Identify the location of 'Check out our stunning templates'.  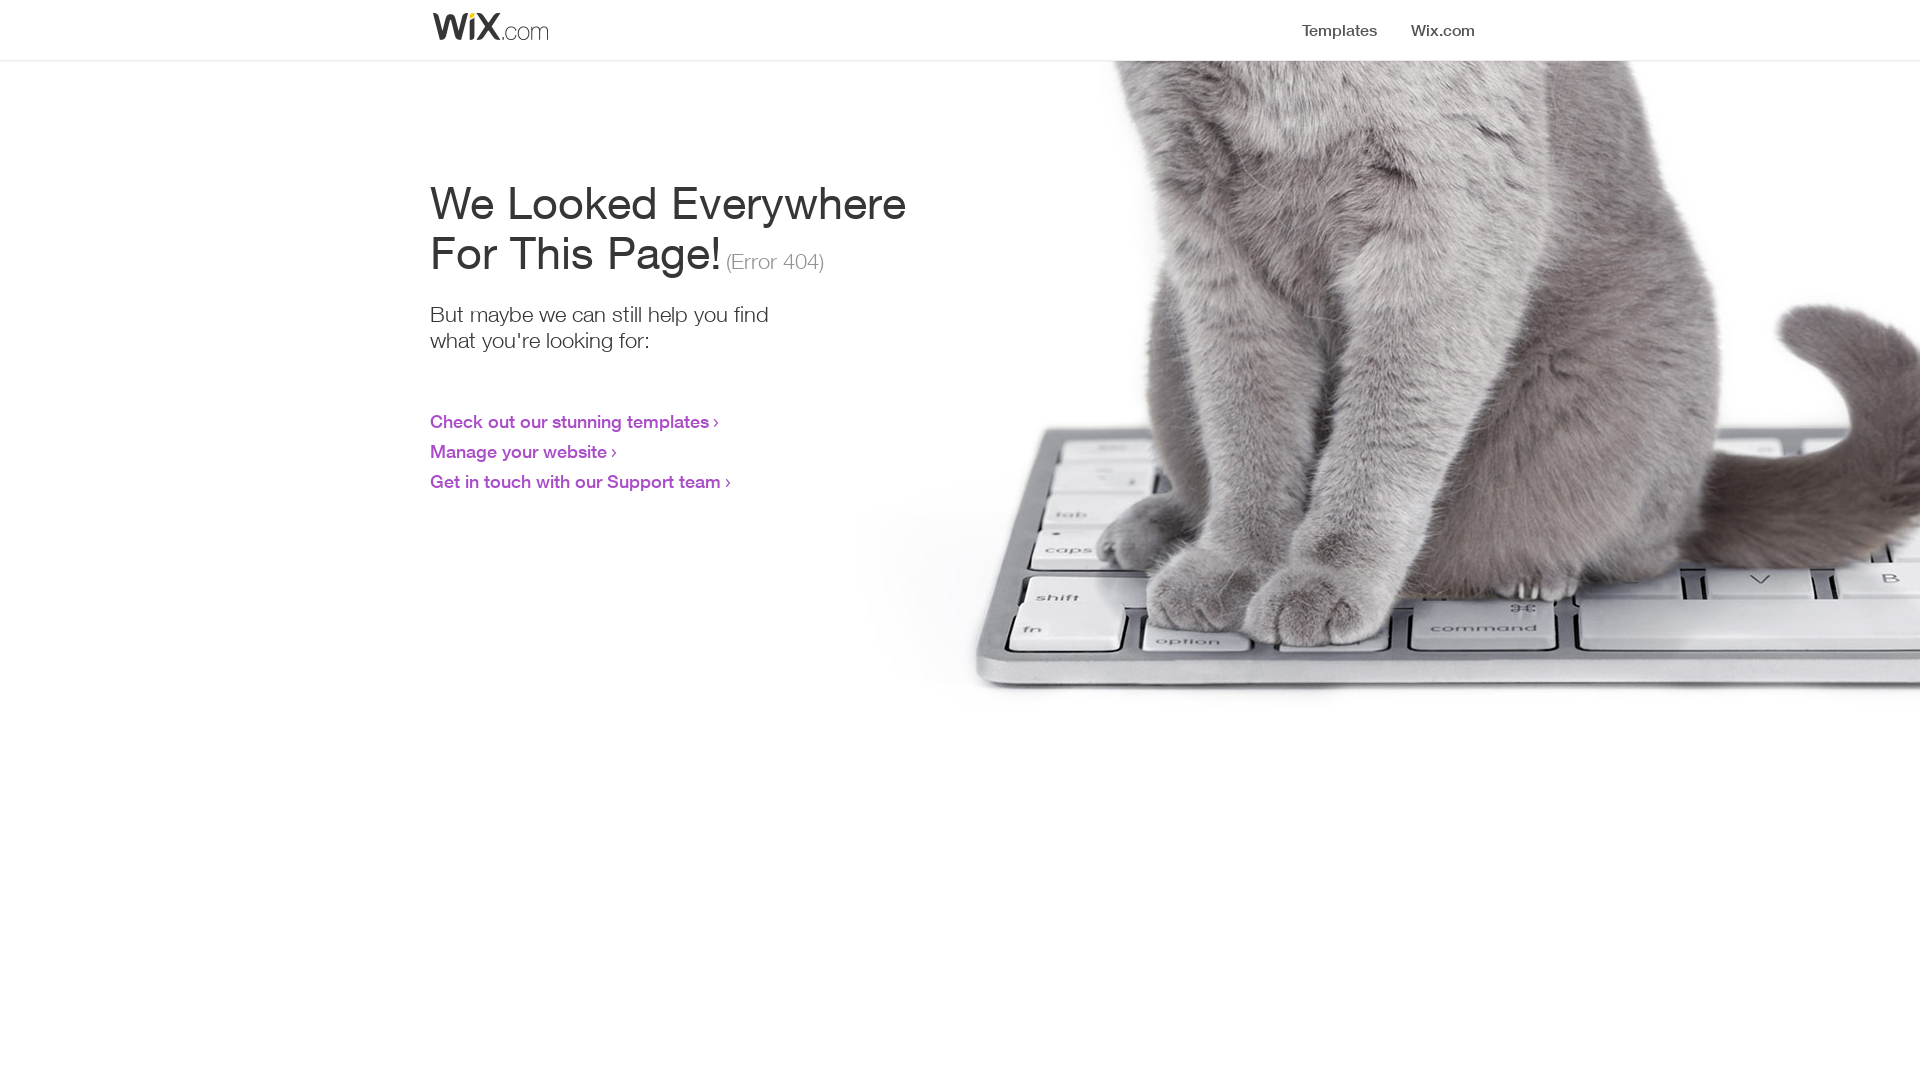
(568, 419).